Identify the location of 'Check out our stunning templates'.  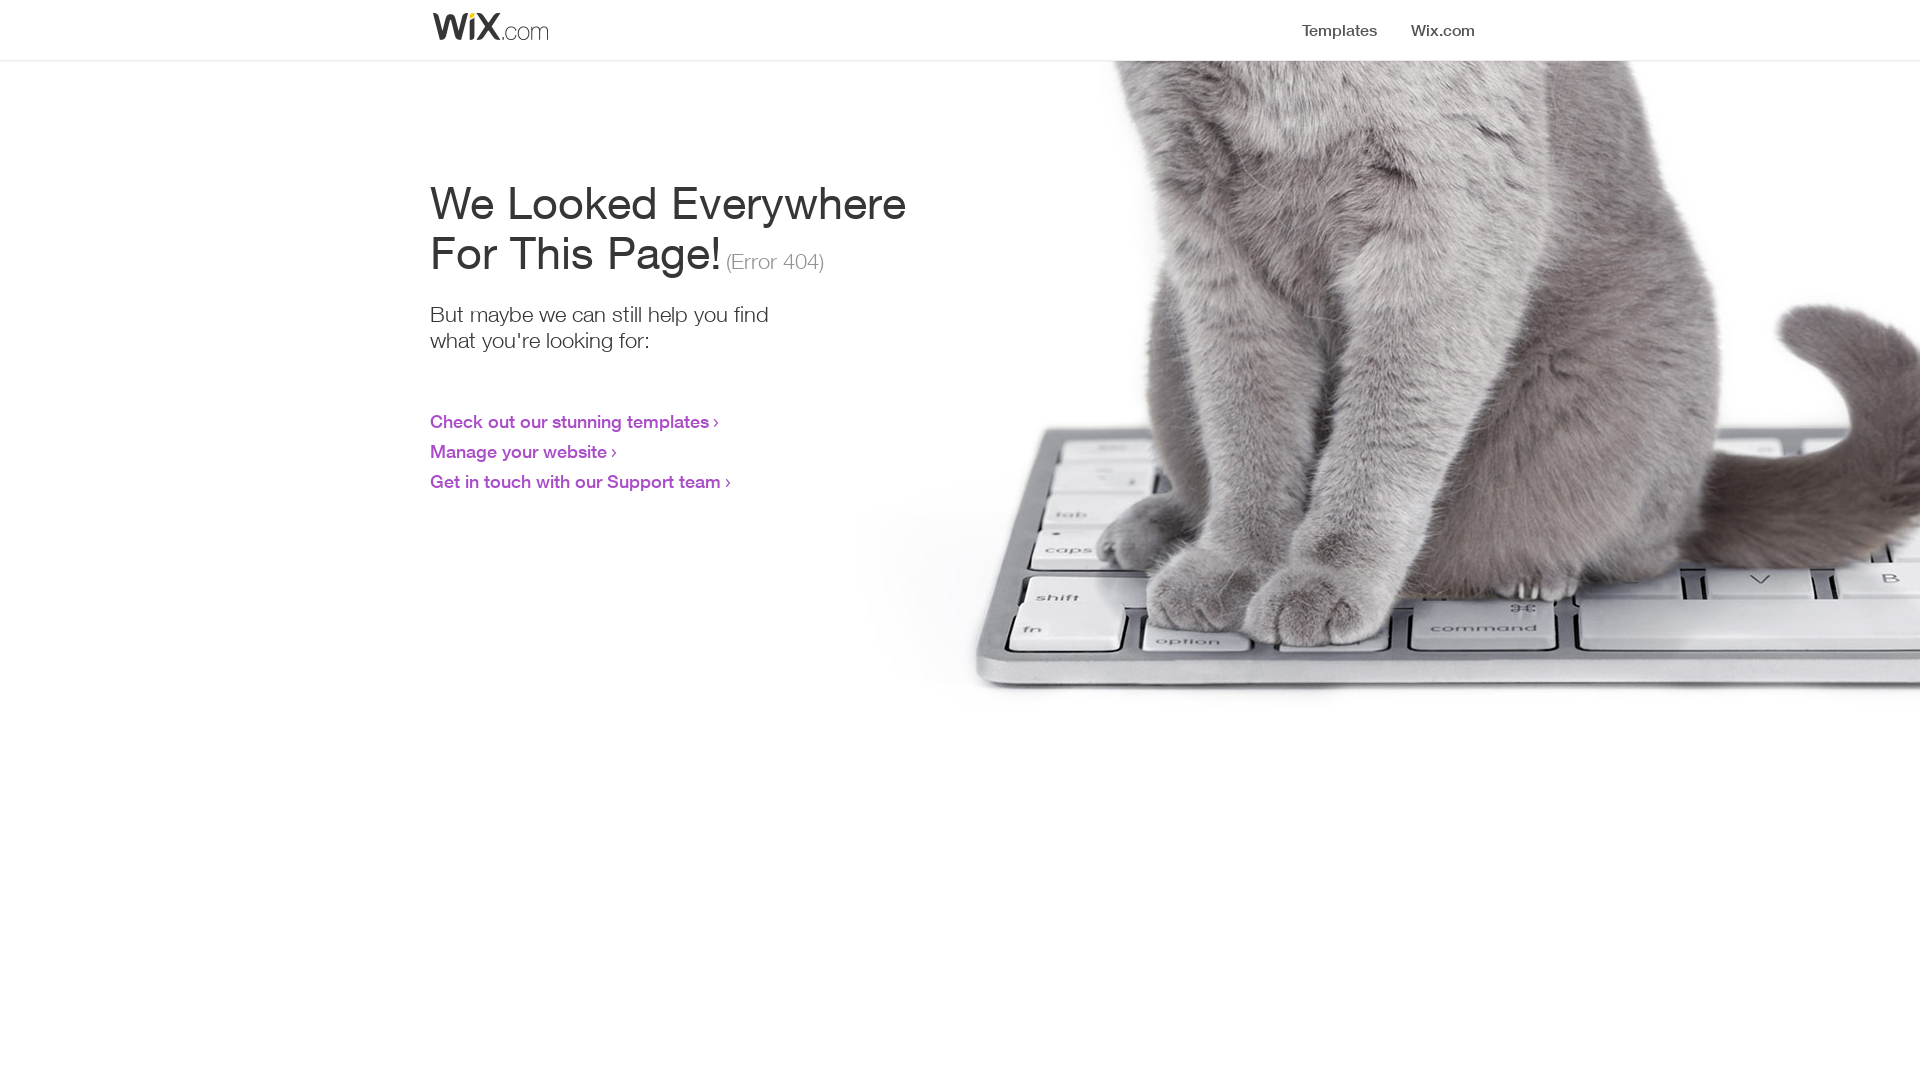
(568, 419).